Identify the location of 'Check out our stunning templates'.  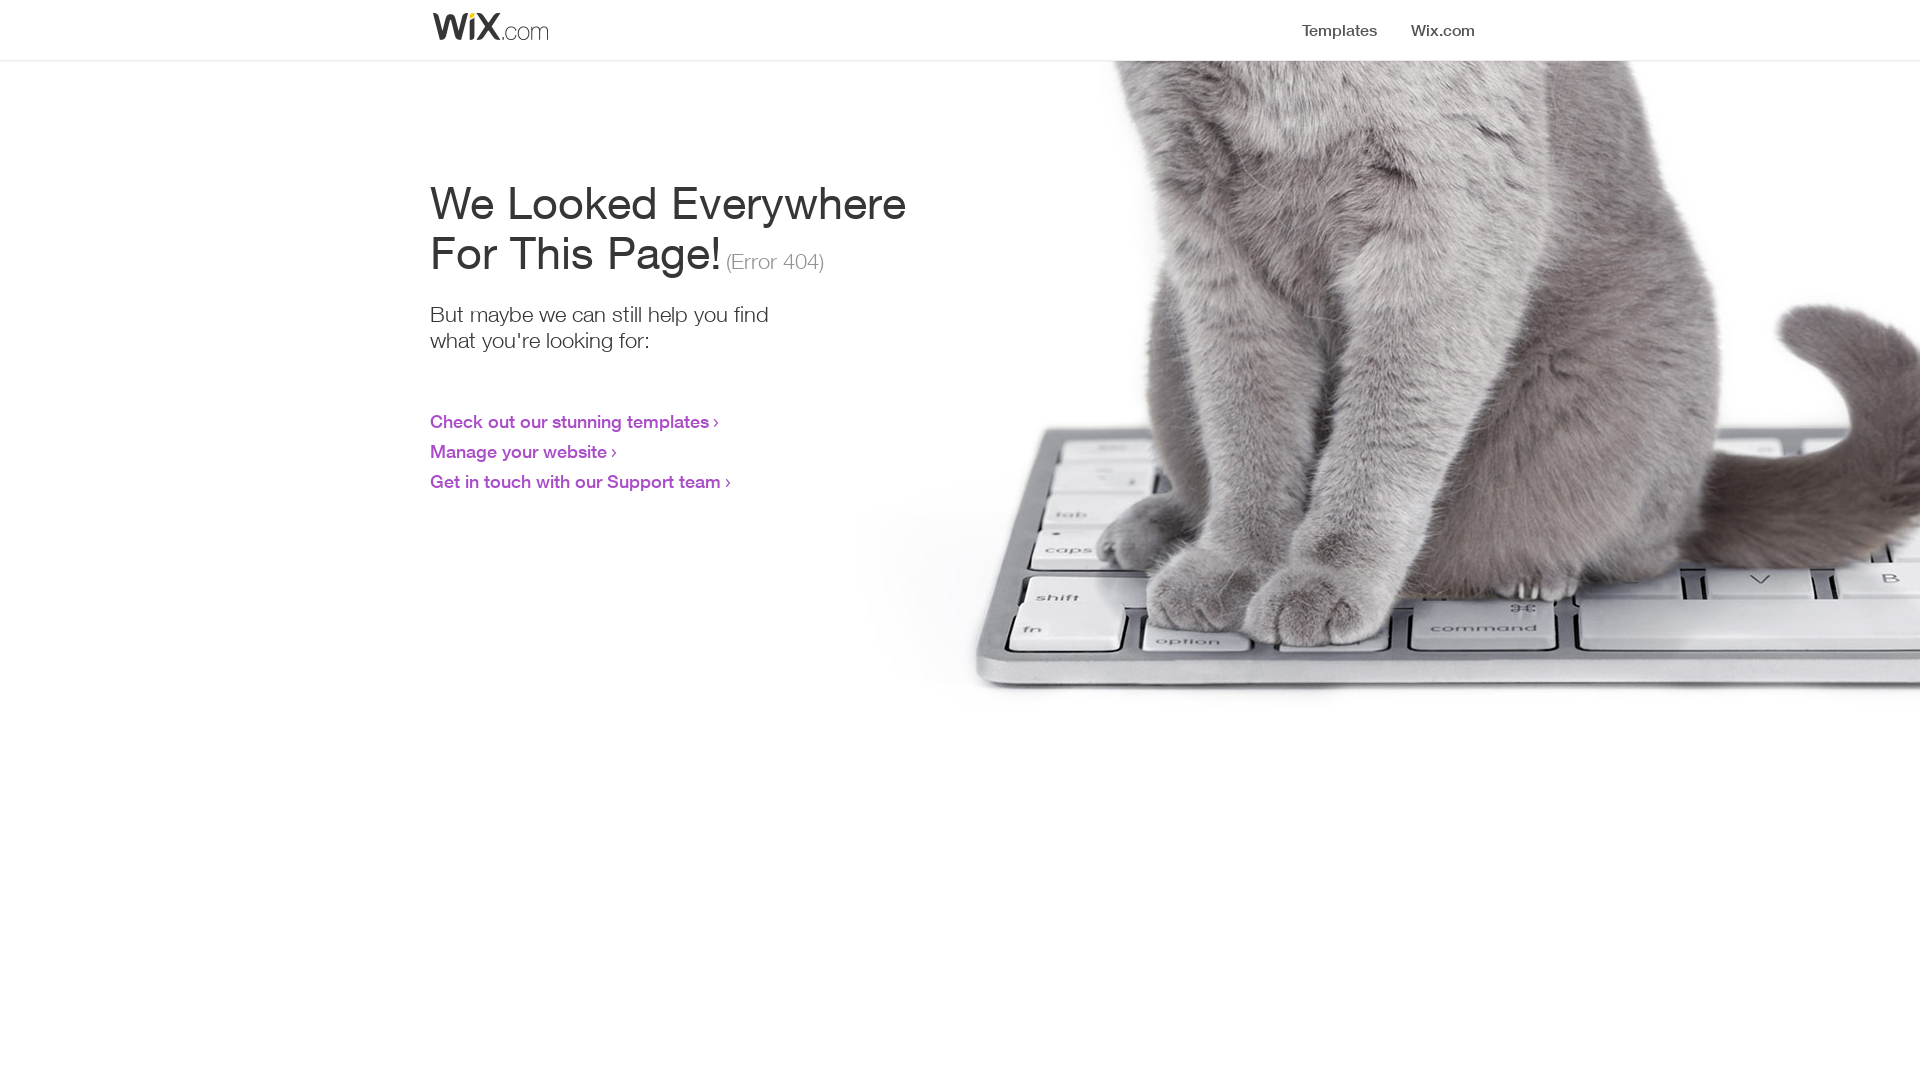
(568, 419).